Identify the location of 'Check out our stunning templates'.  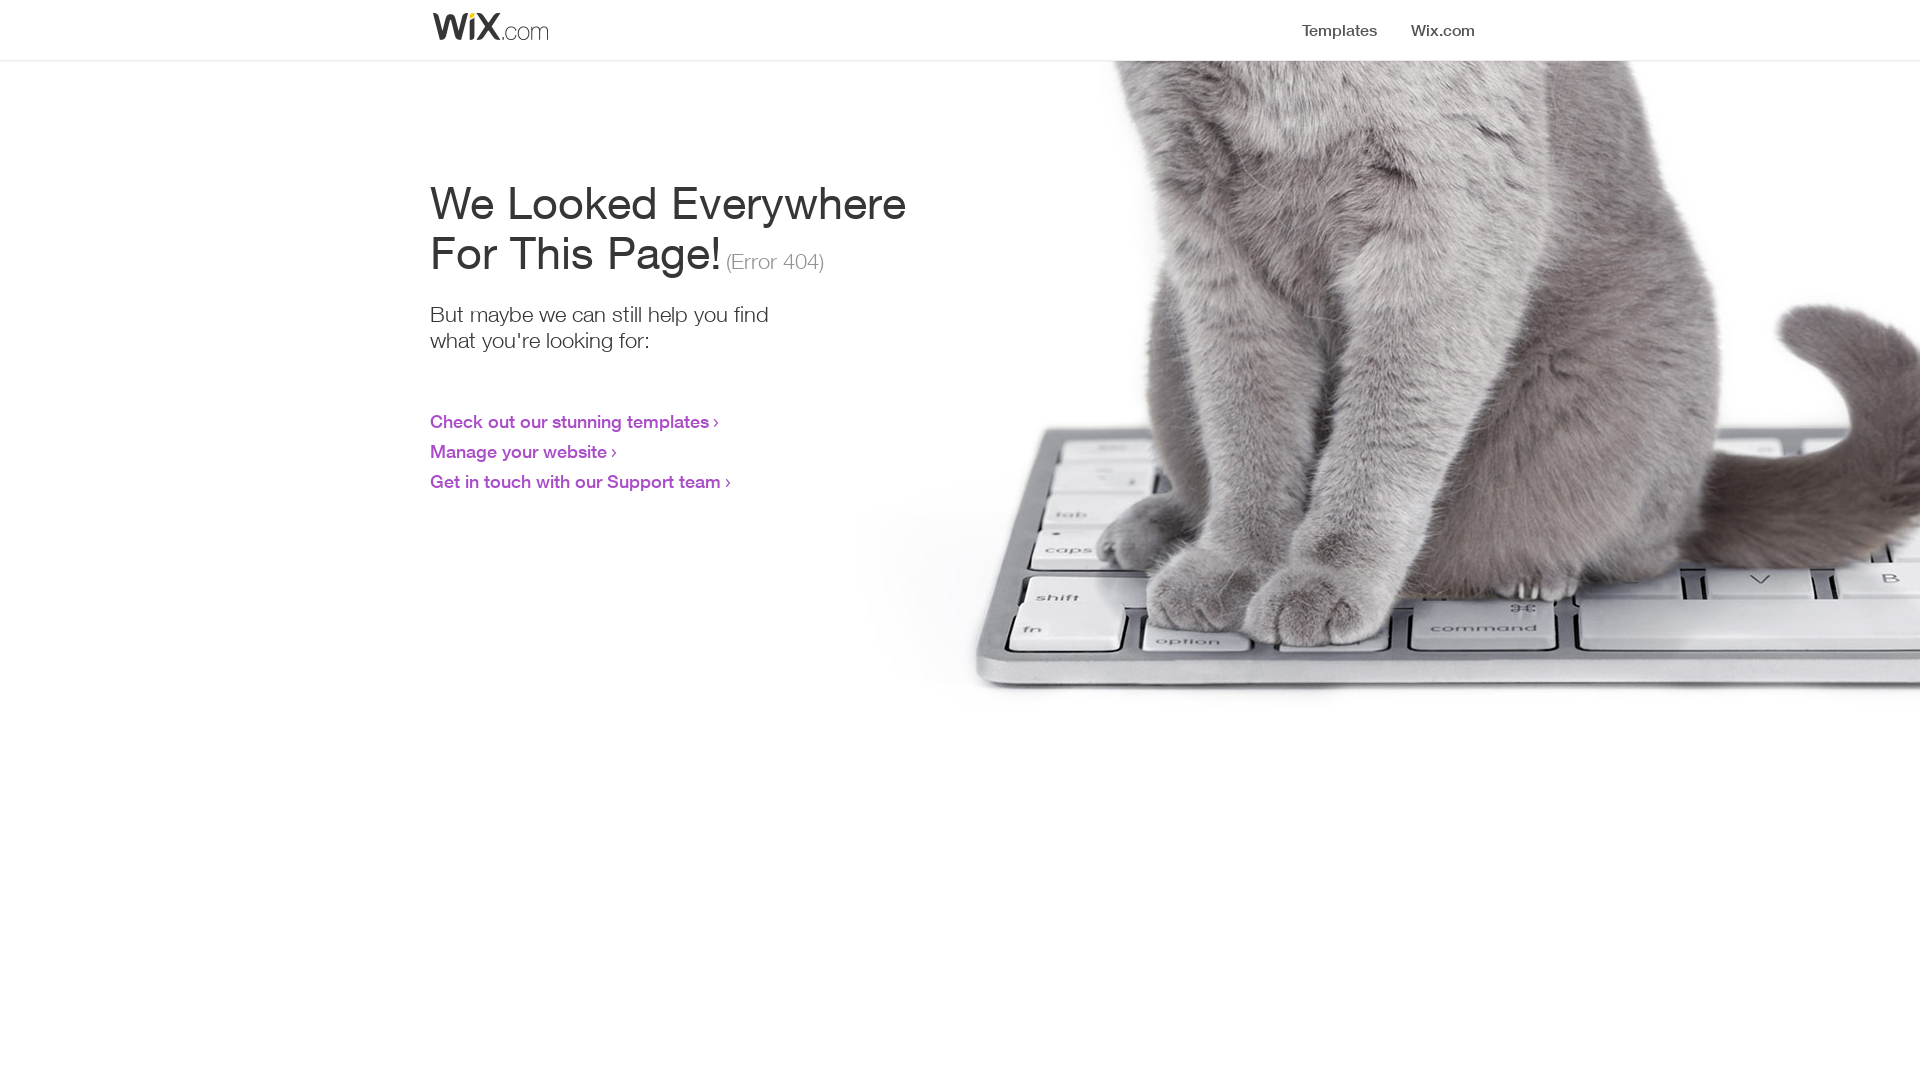
(568, 419).